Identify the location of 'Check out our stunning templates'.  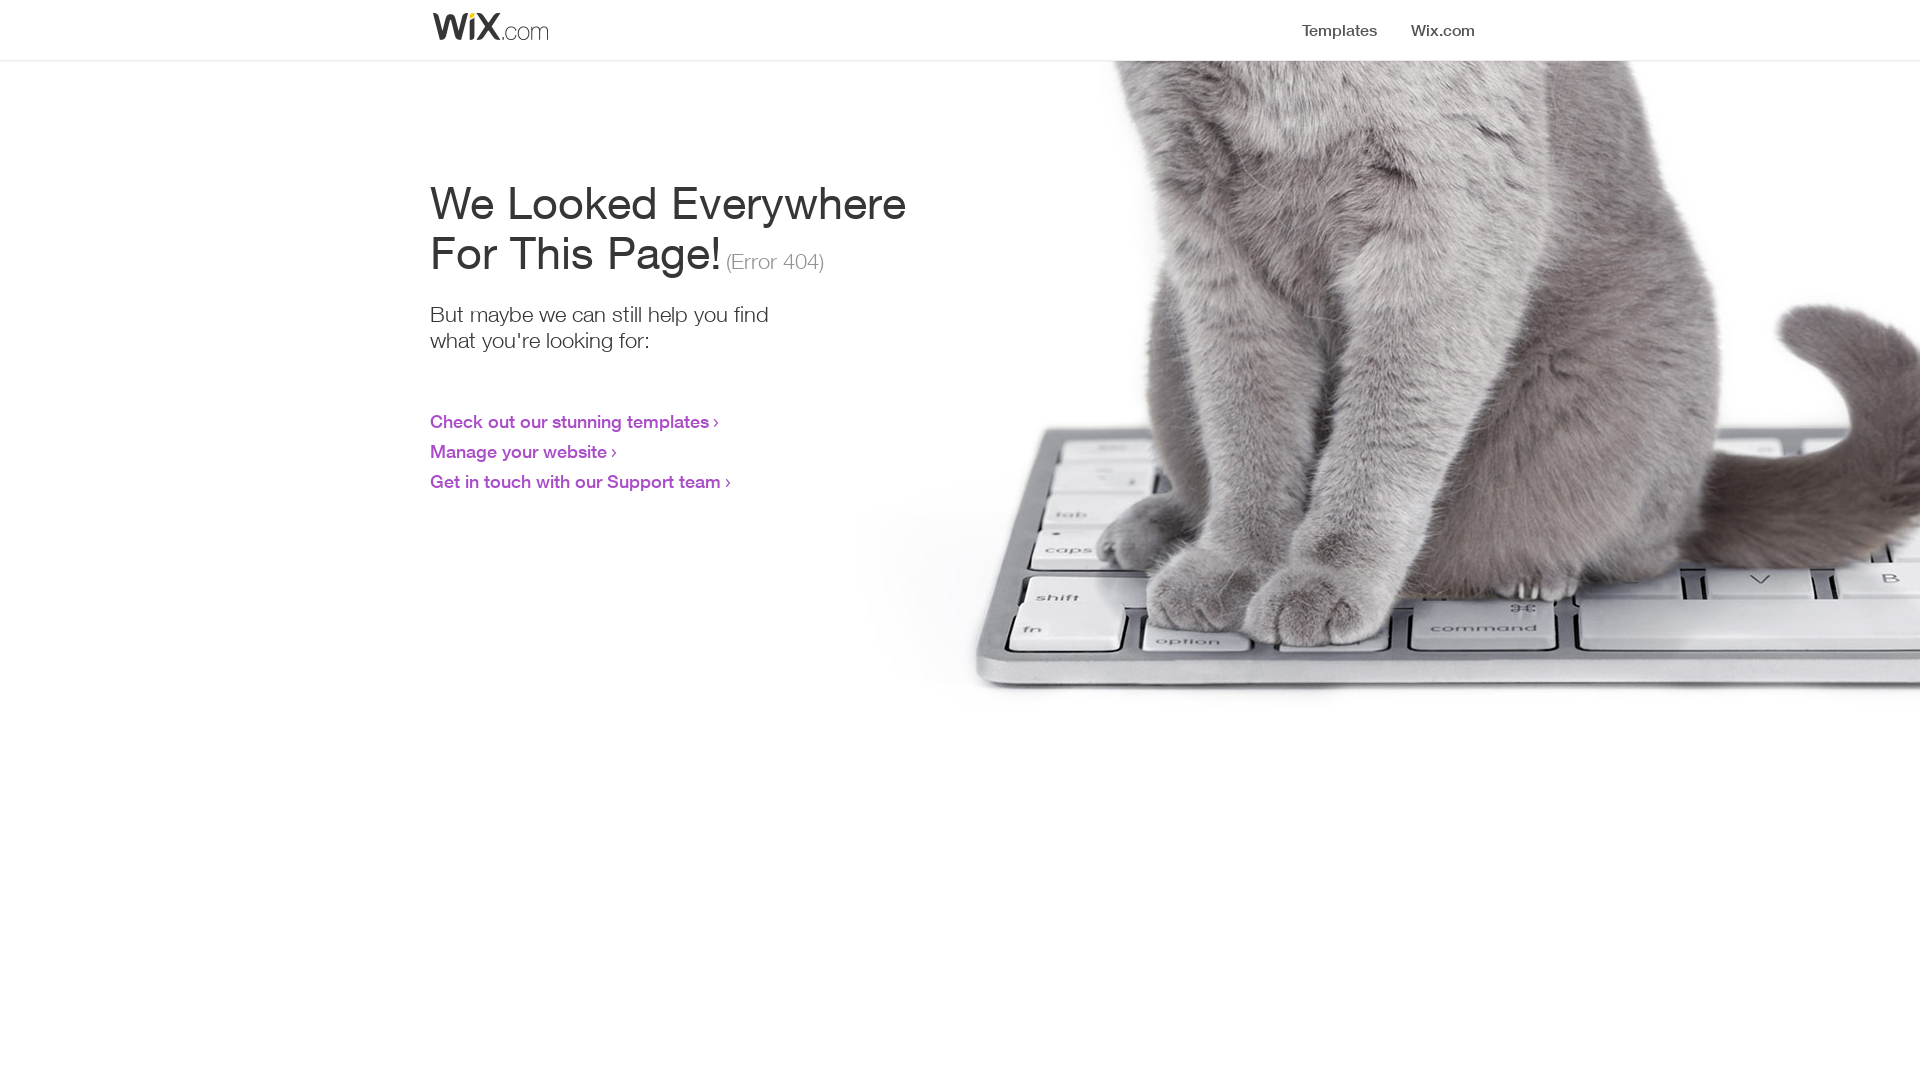
(568, 419).